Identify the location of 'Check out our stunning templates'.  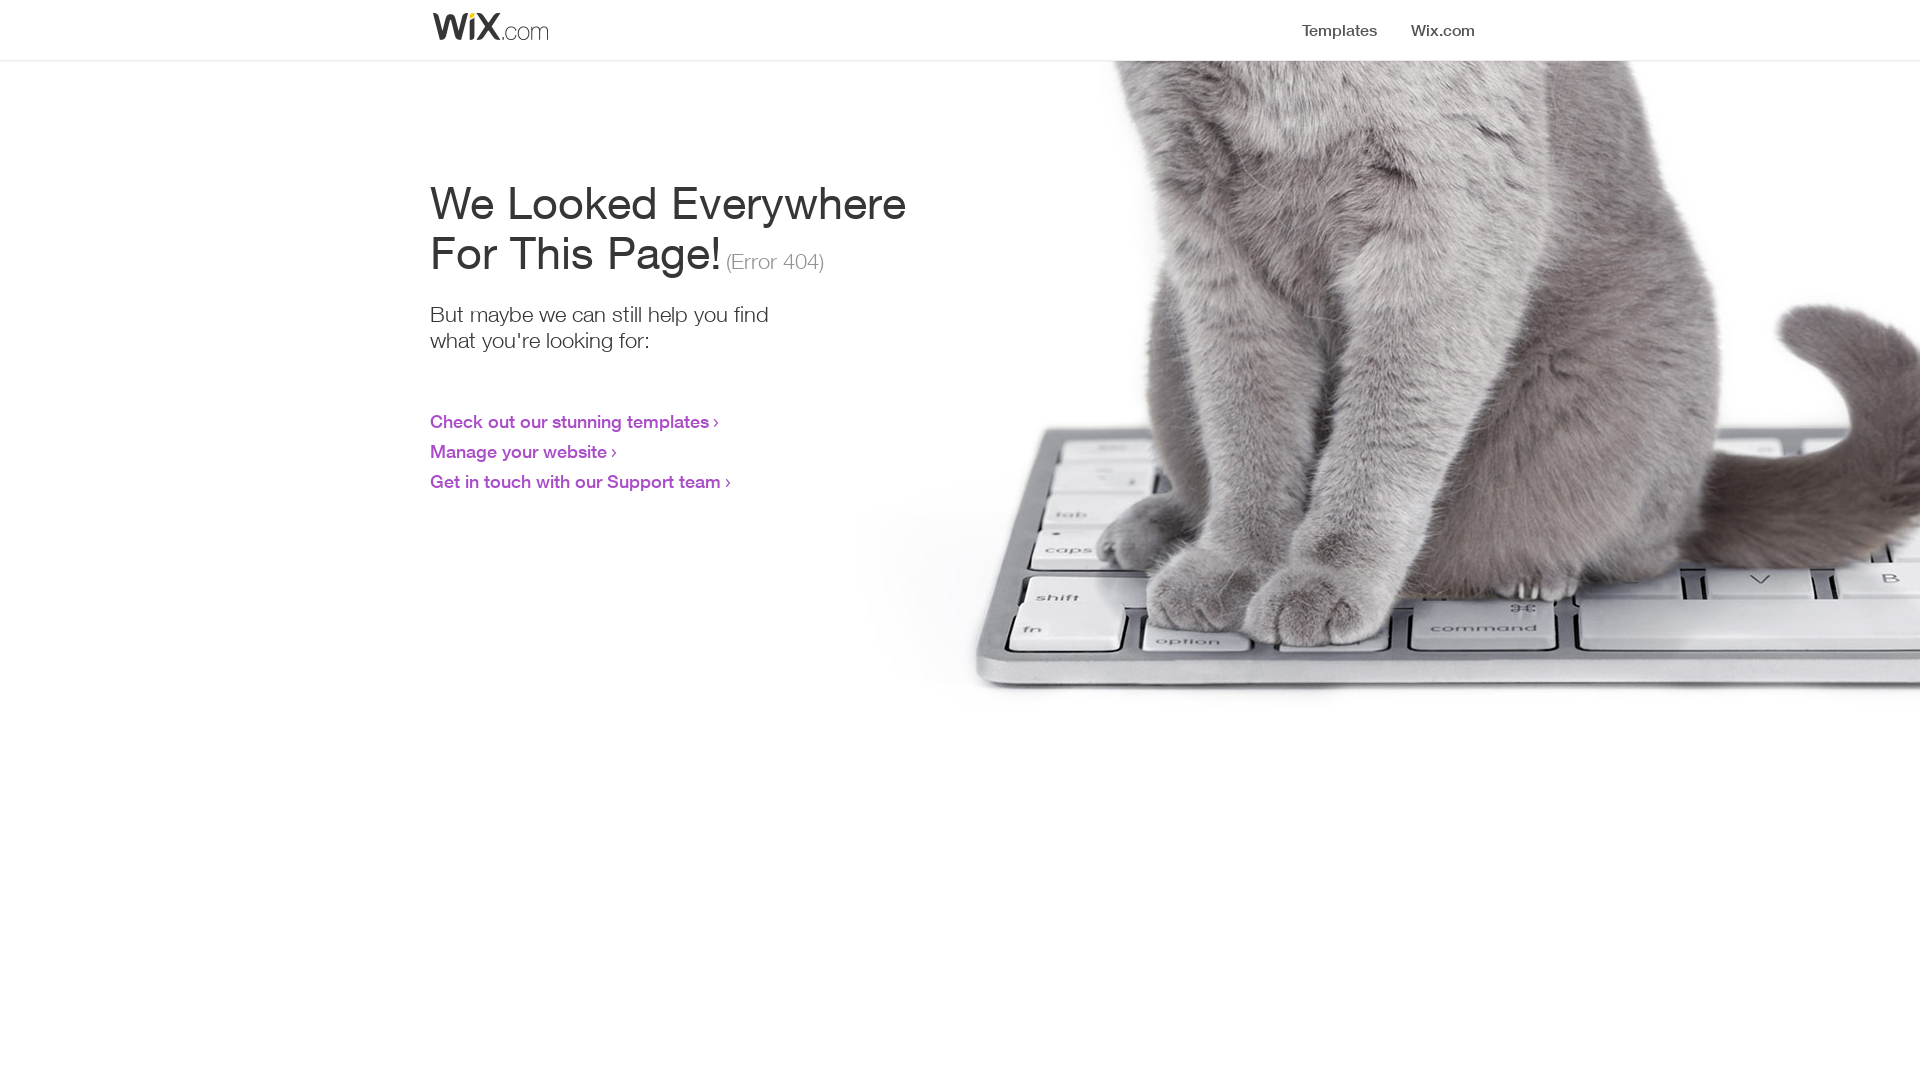
(568, 419).